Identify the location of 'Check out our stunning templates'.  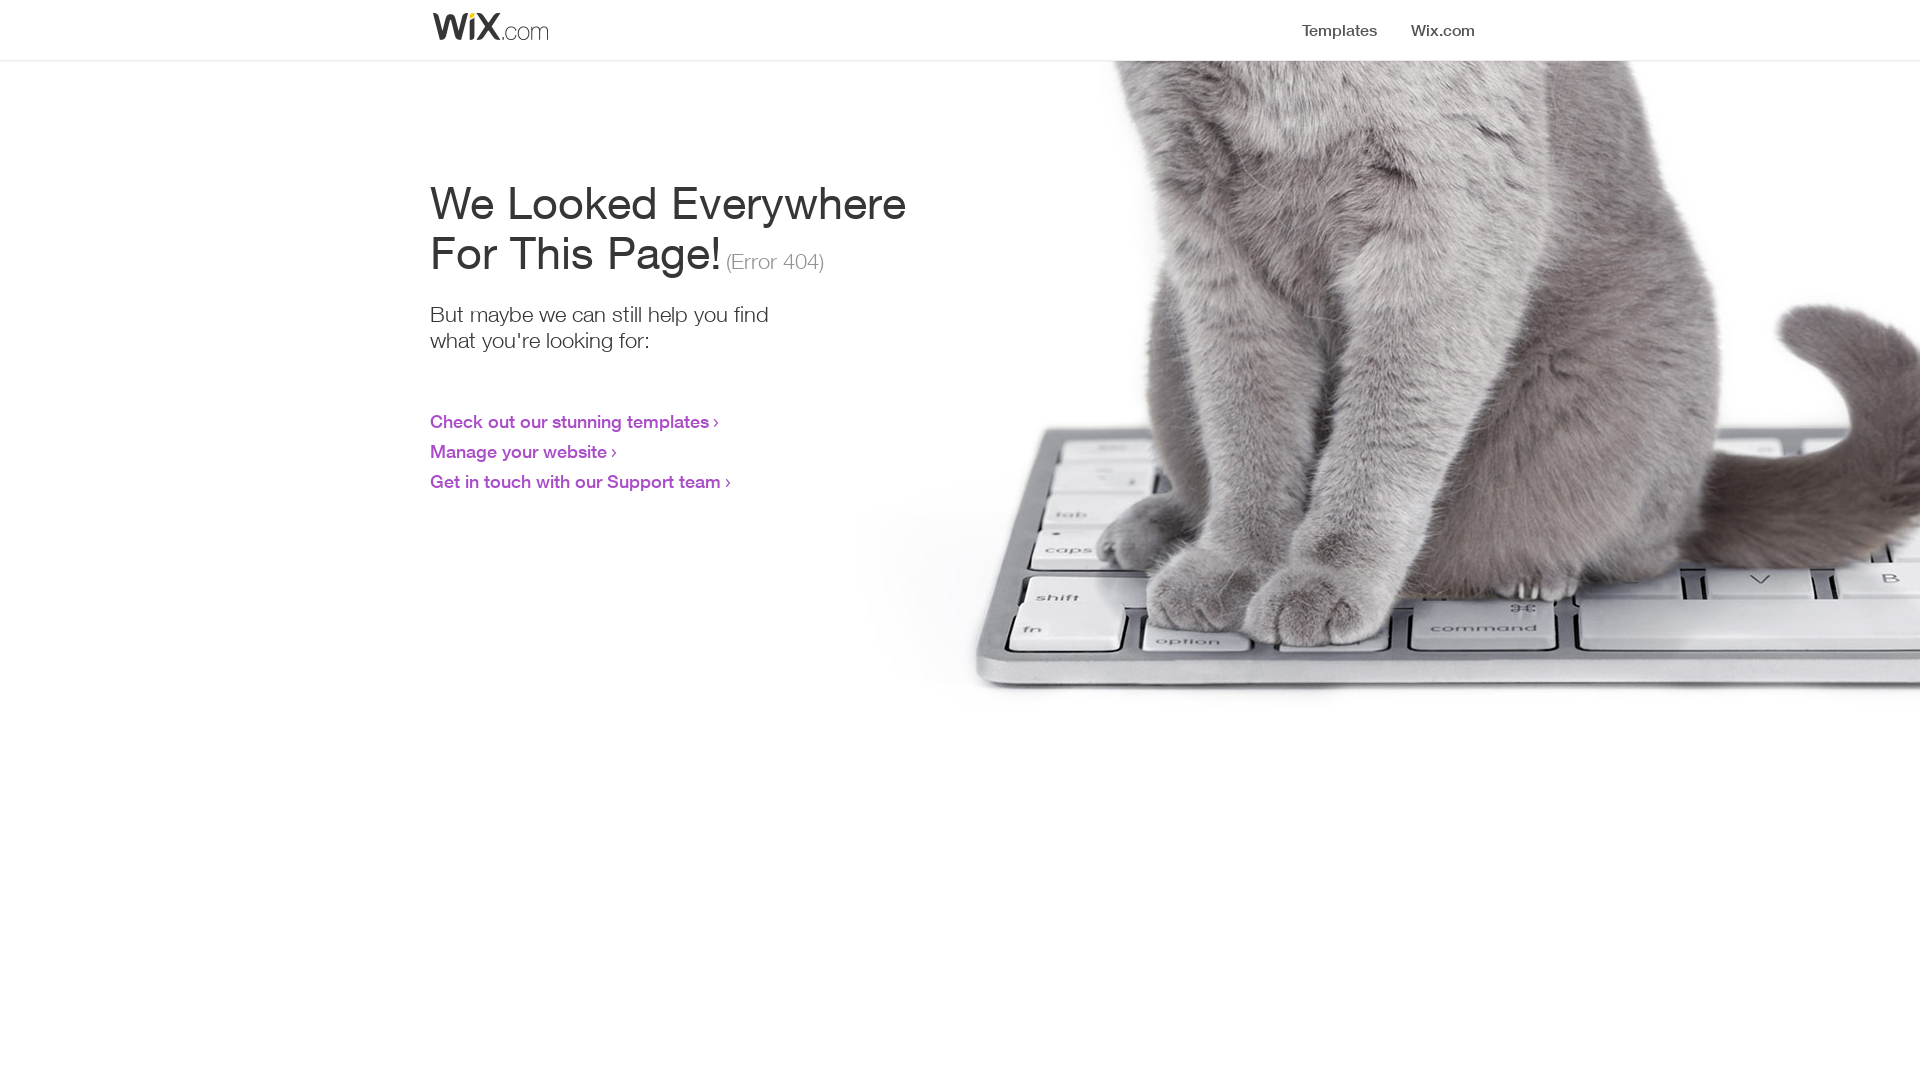
(568, 419).